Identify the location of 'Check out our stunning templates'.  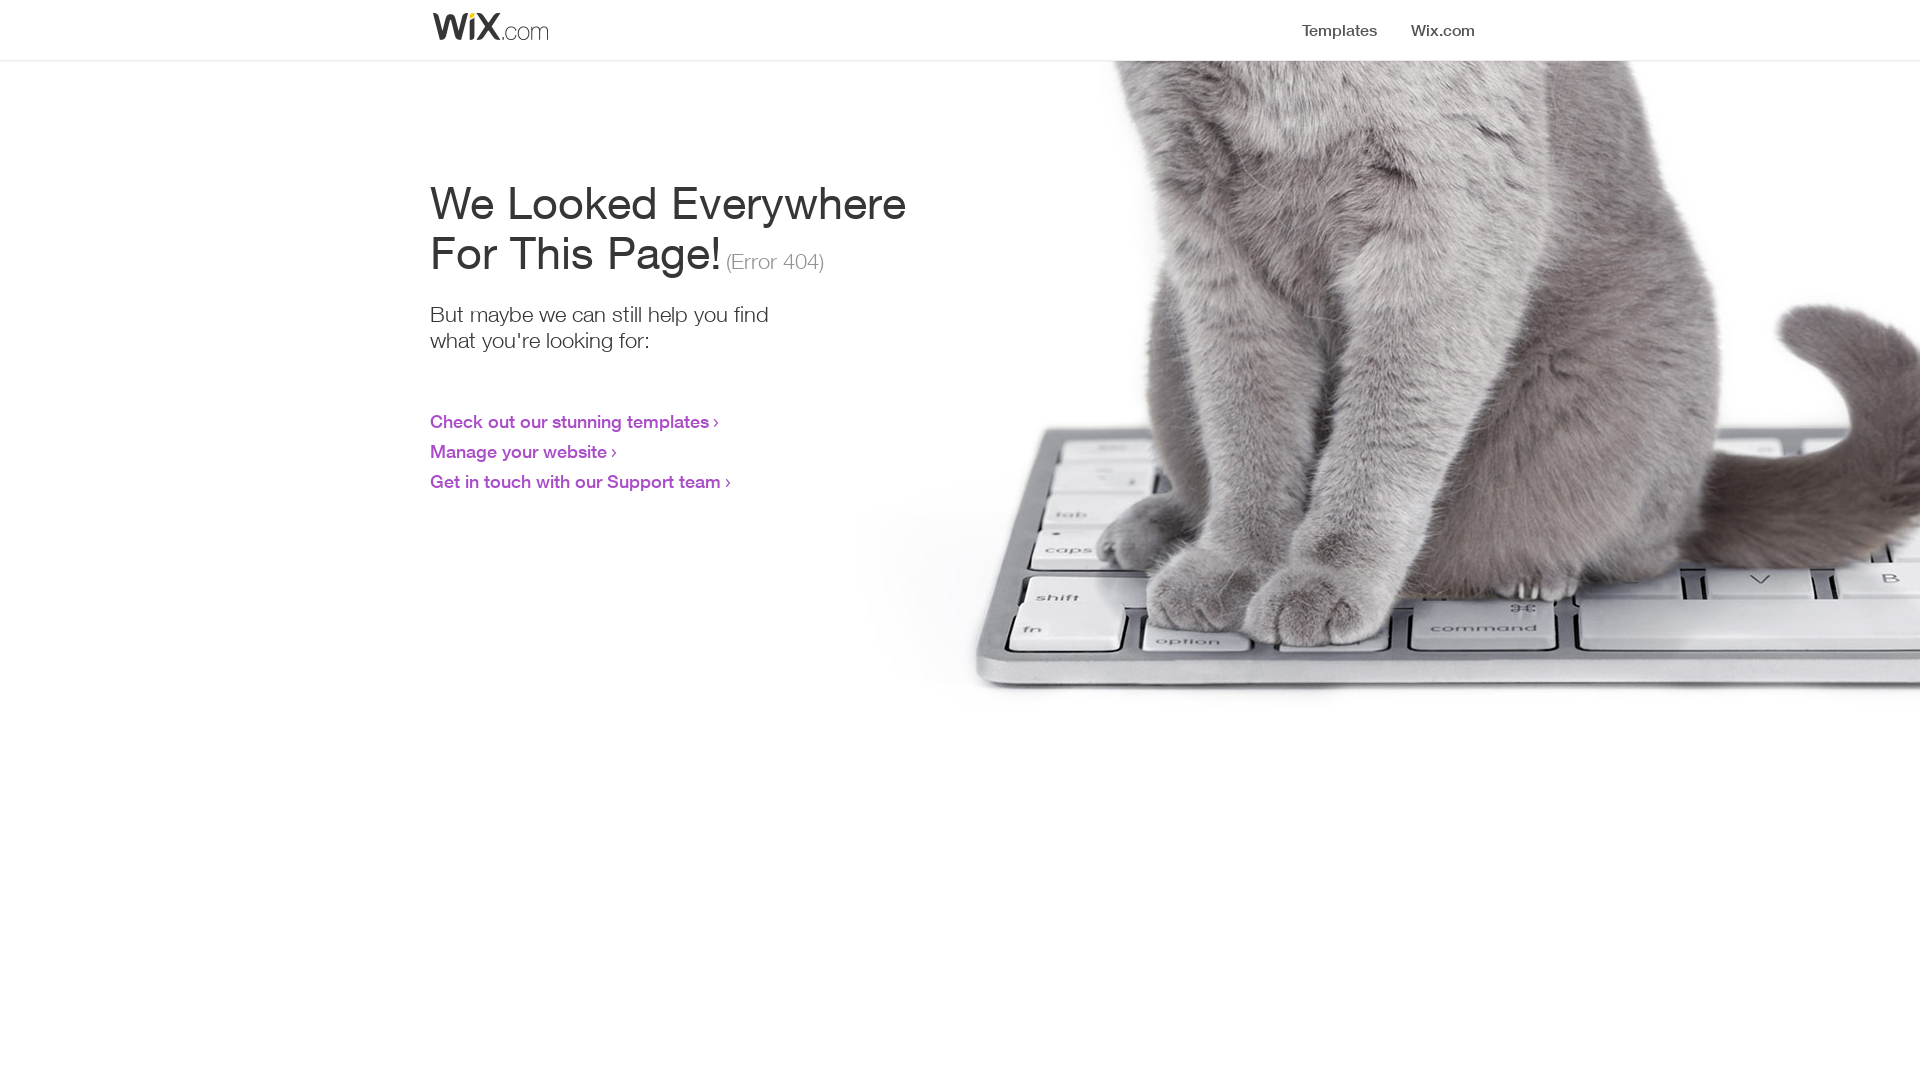
(568, 419).